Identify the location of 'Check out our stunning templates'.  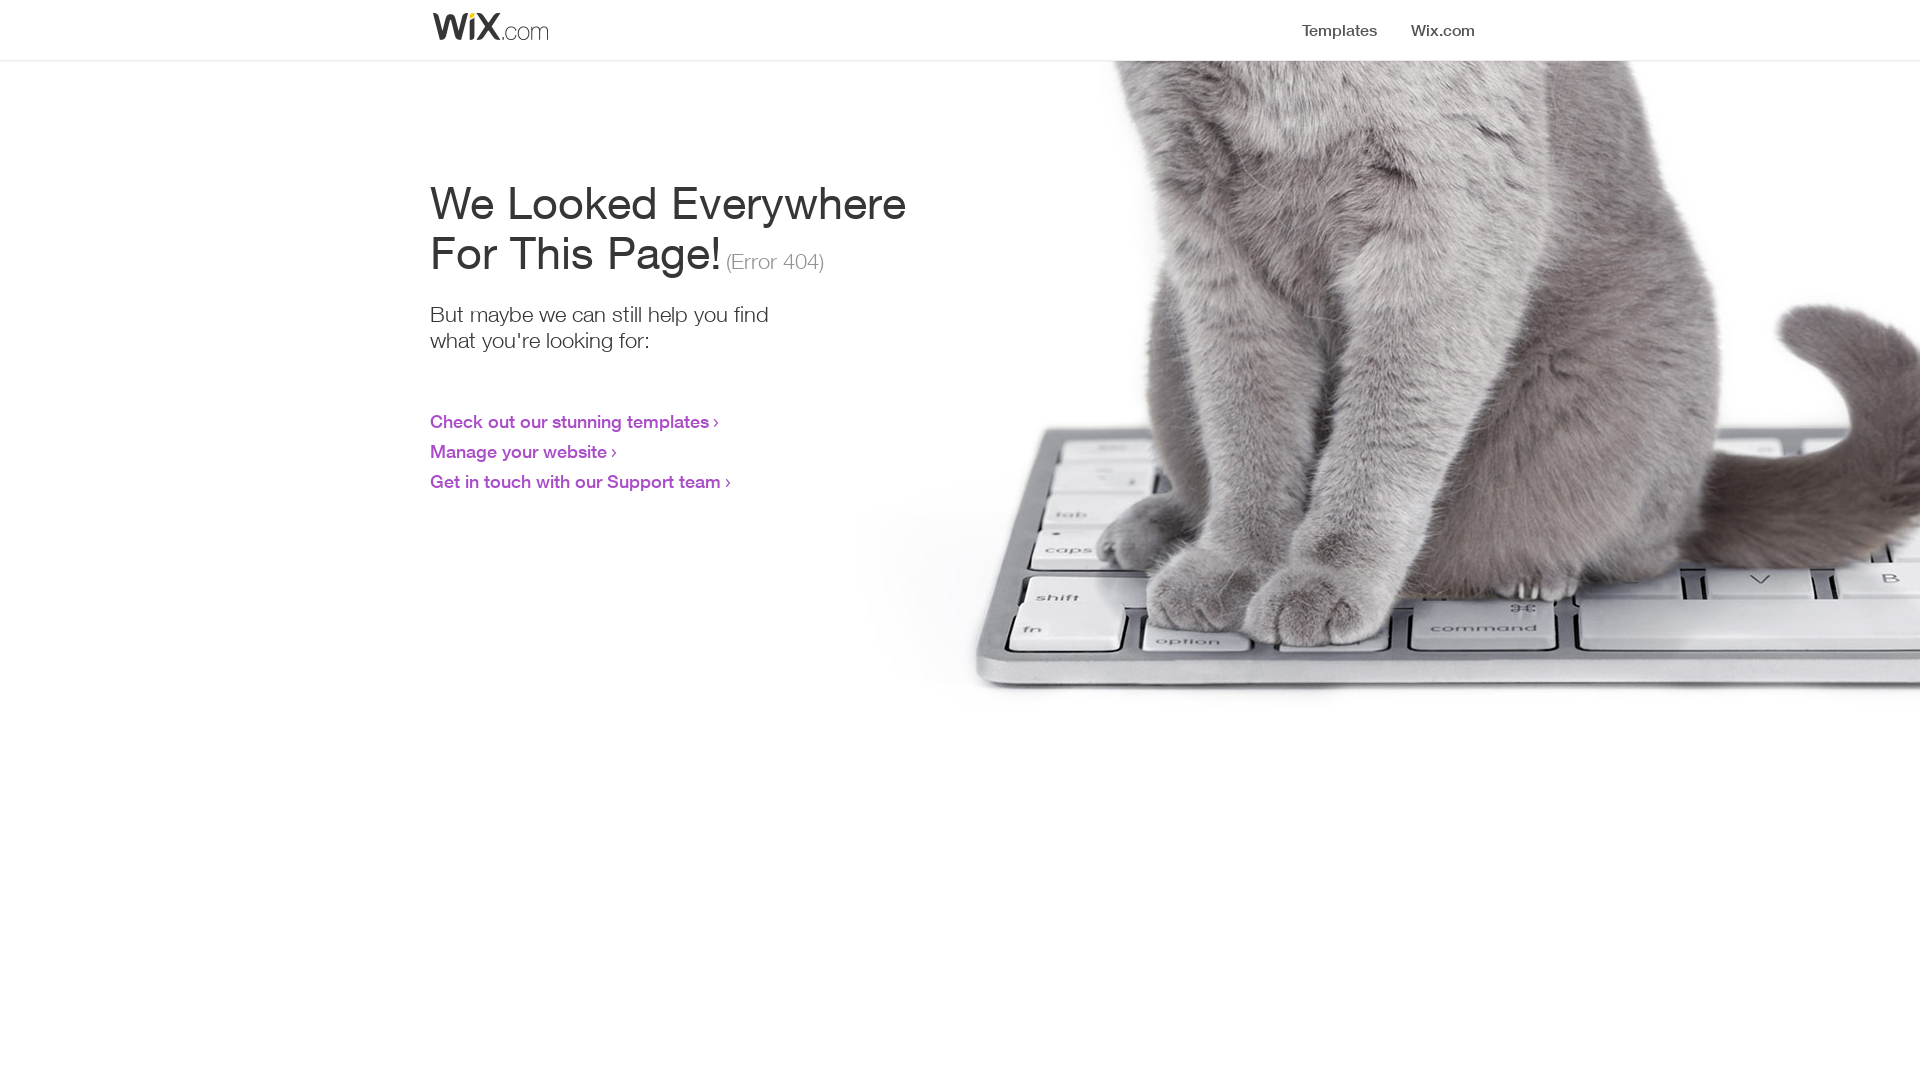
(568, 419).